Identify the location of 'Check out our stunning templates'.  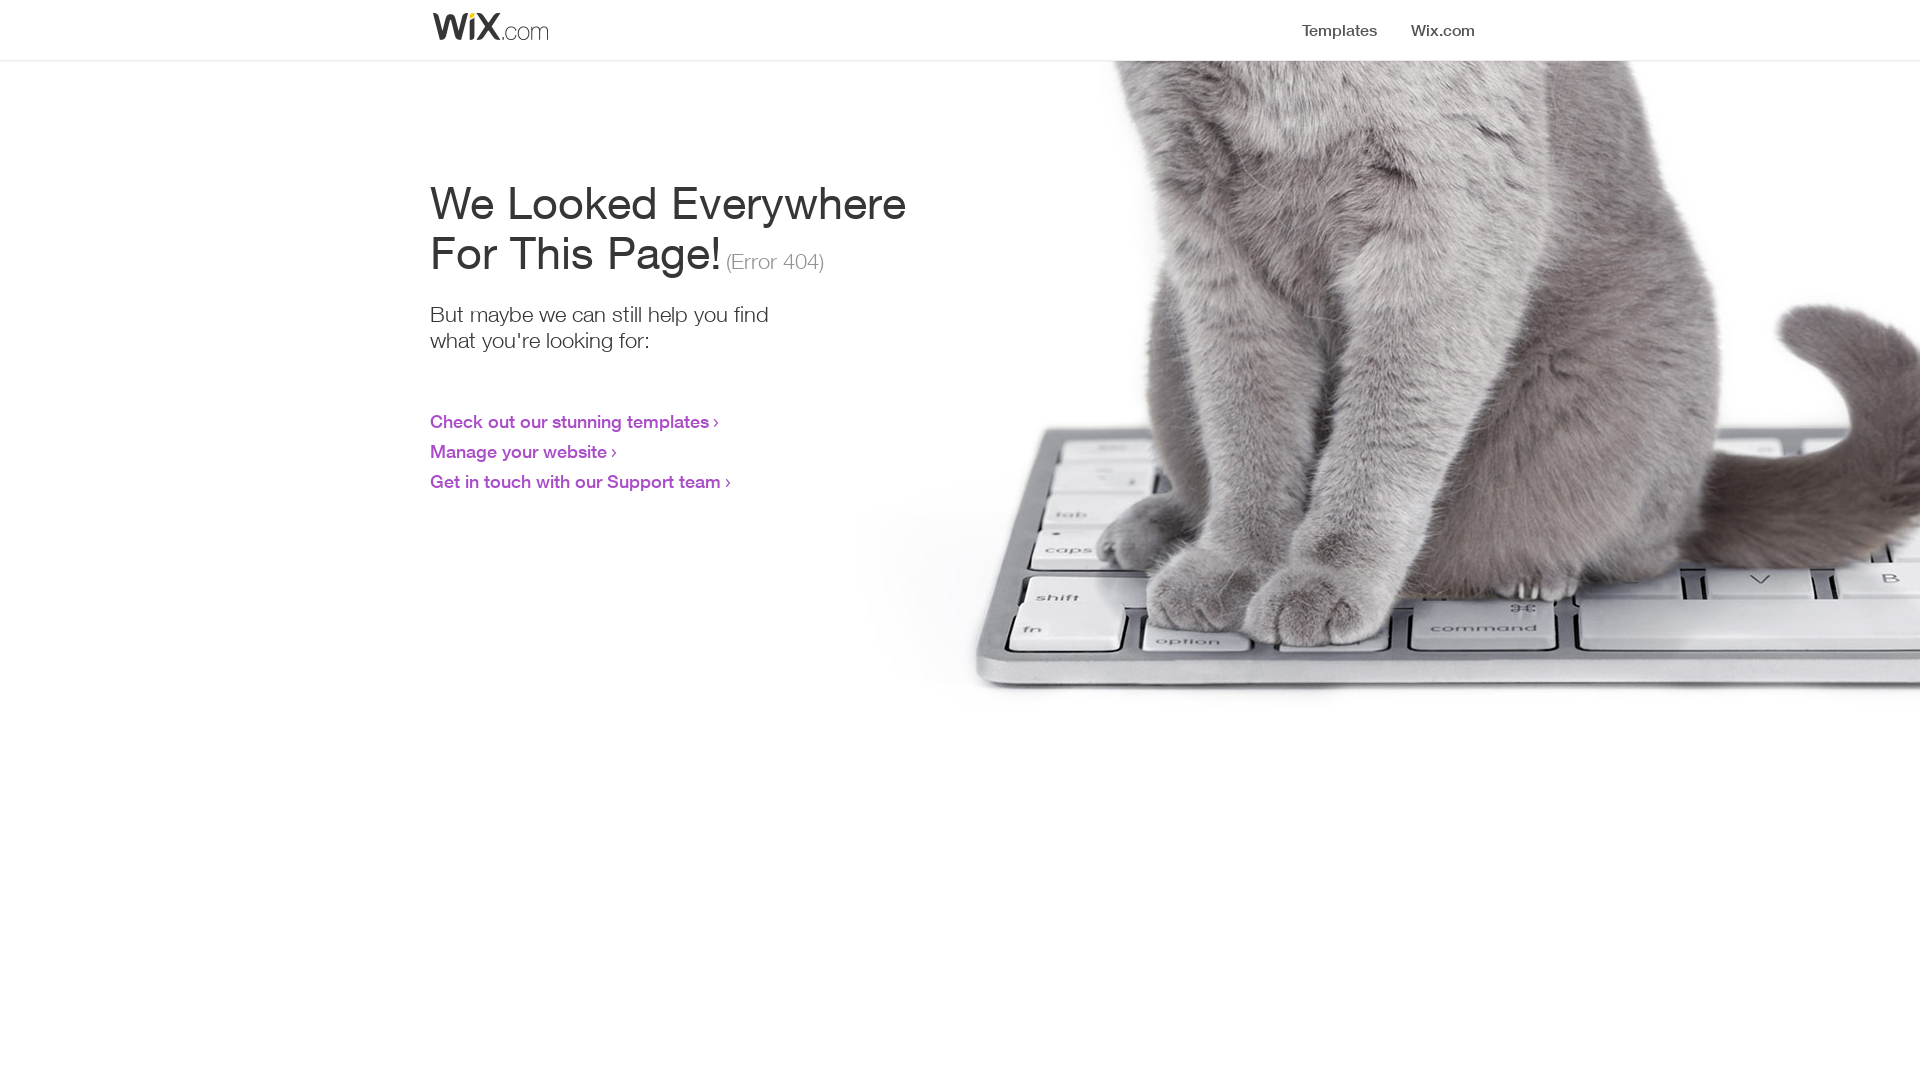
(568, 419).